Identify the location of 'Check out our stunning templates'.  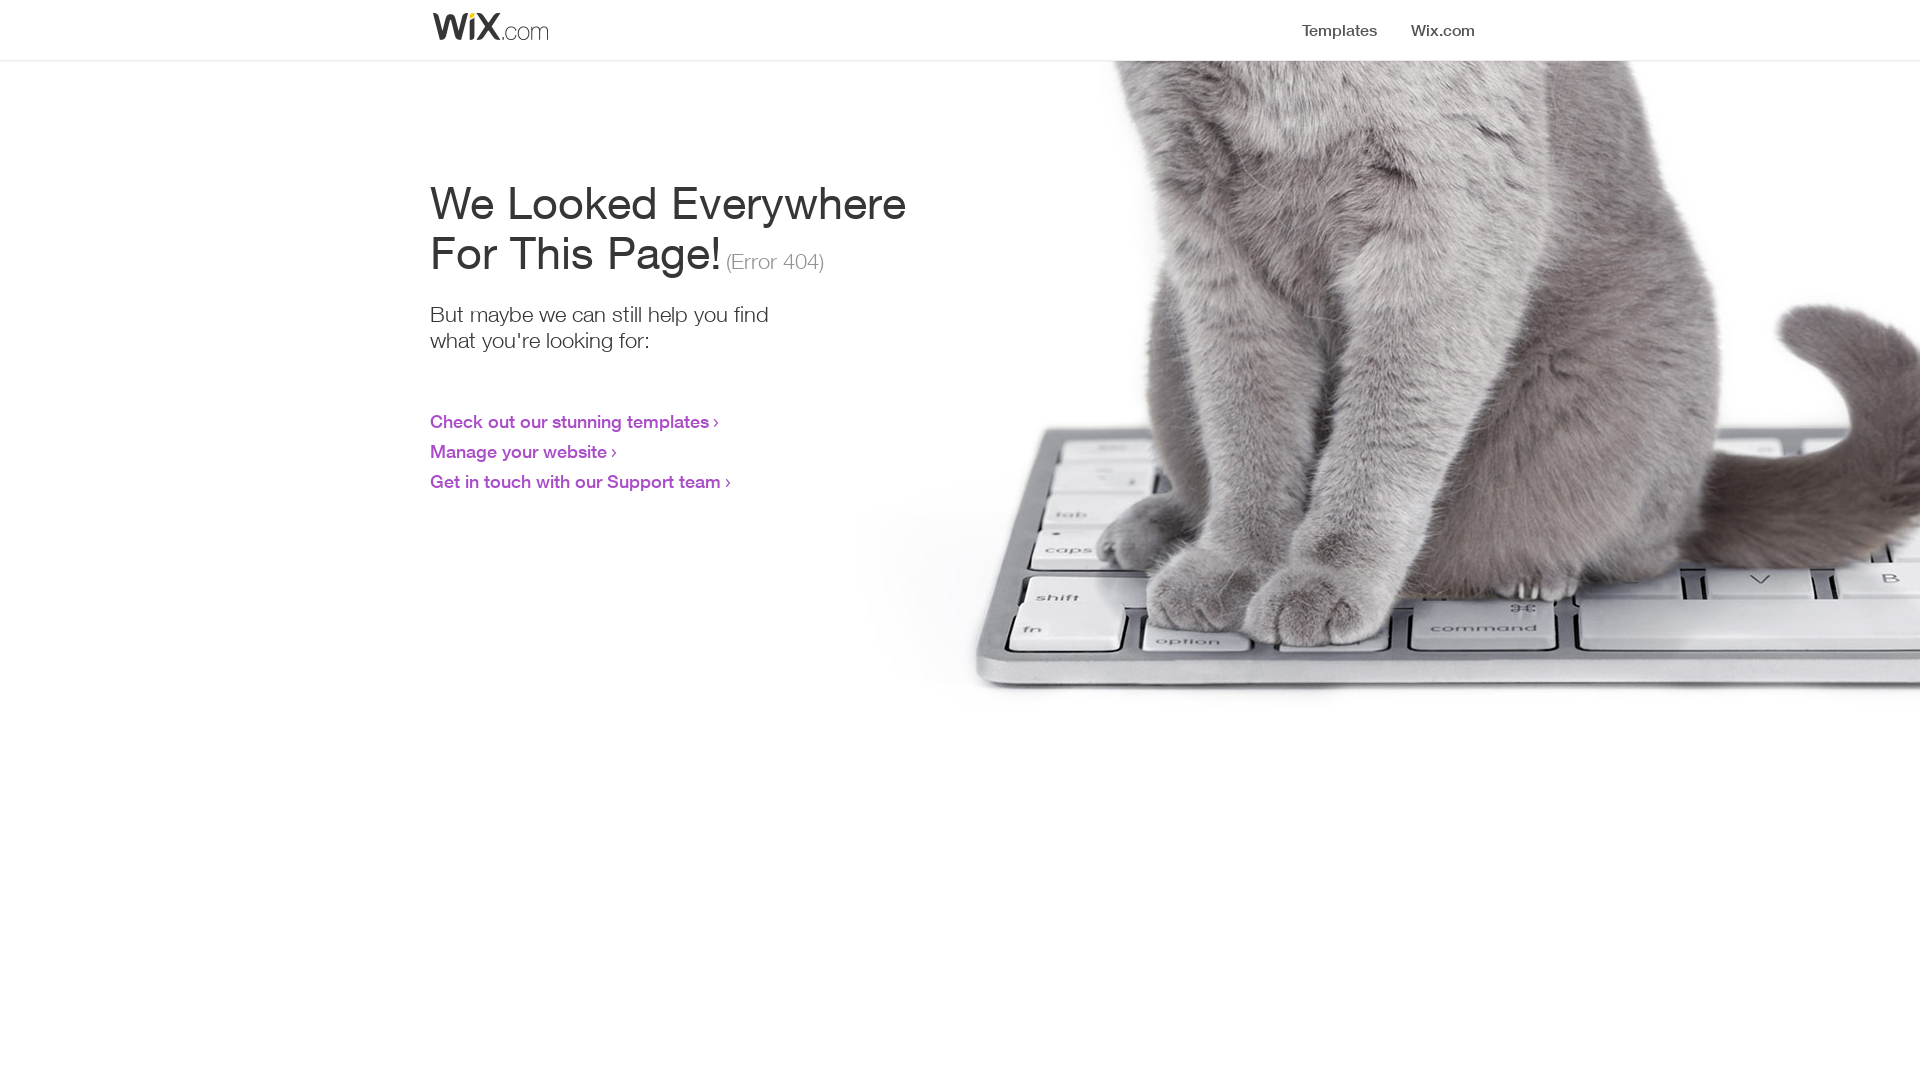
(568, 419).